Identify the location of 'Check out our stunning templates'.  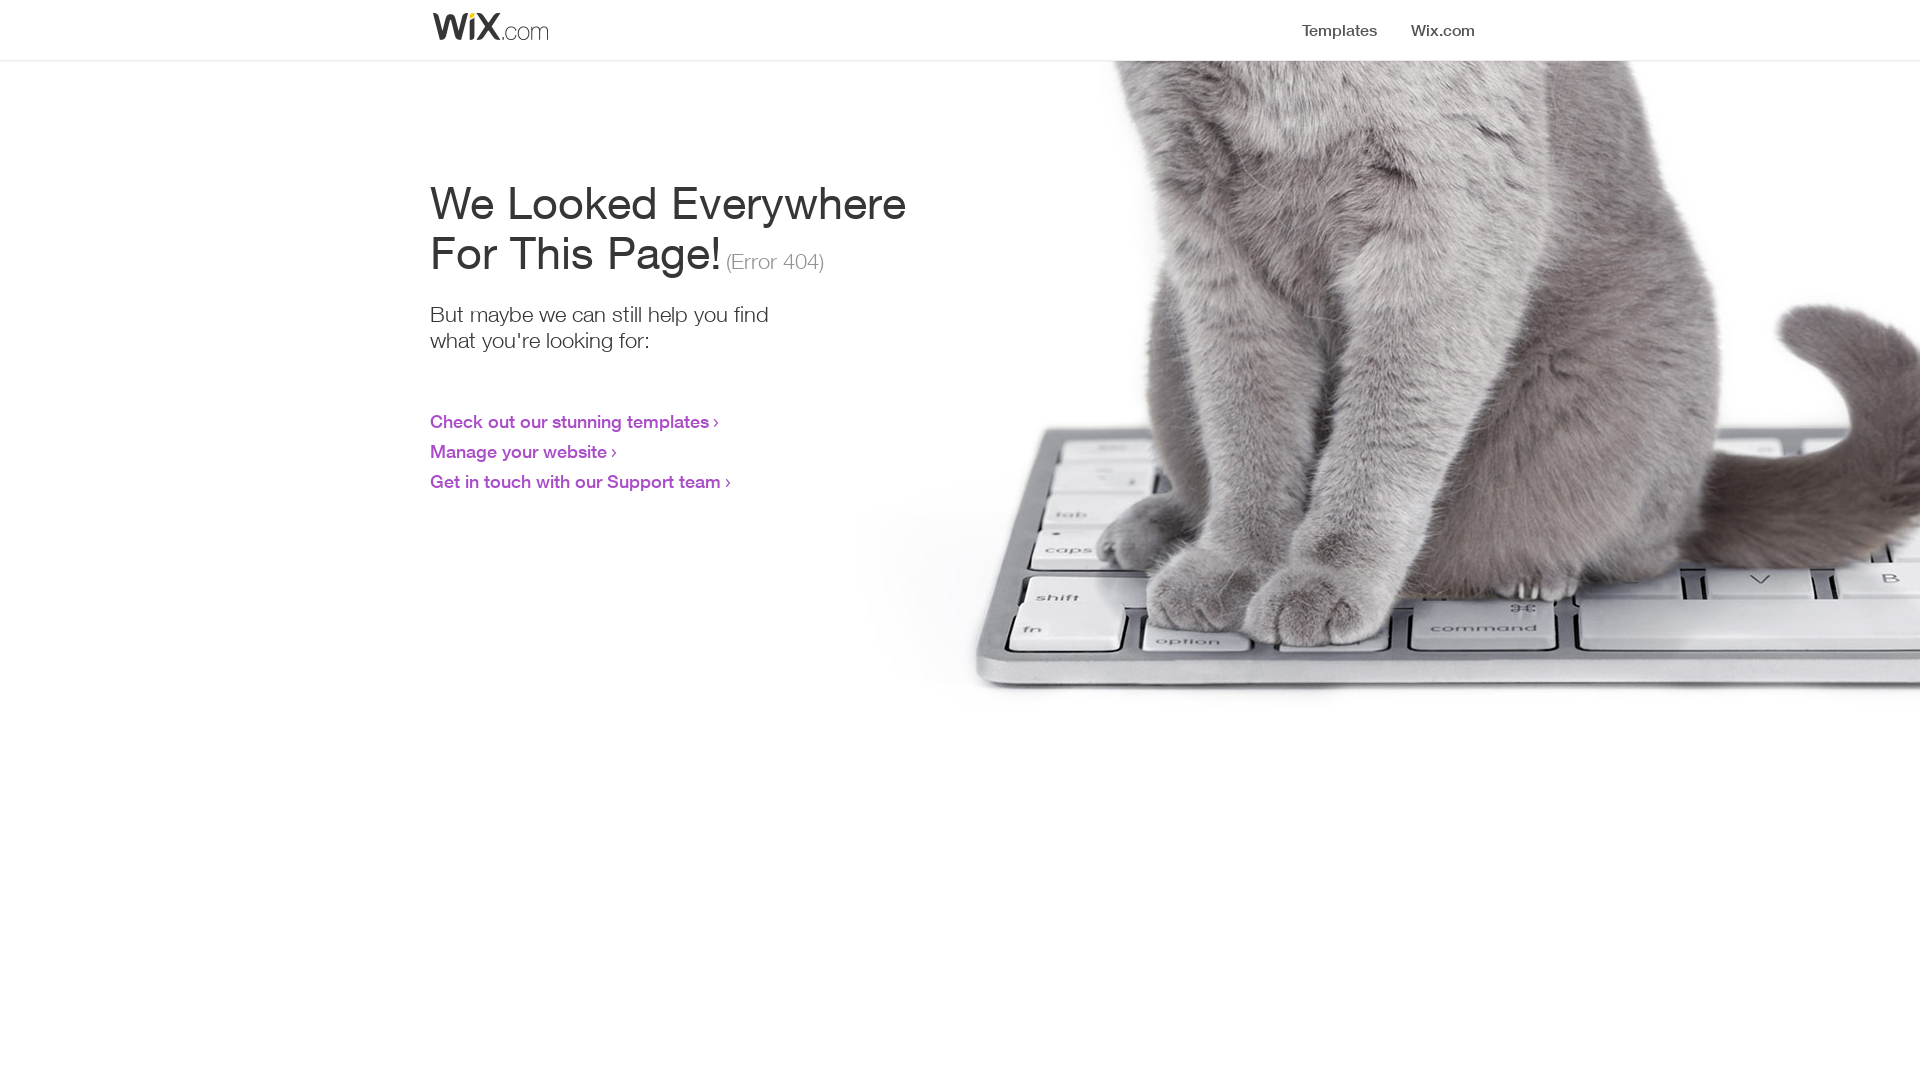
(568, 419).